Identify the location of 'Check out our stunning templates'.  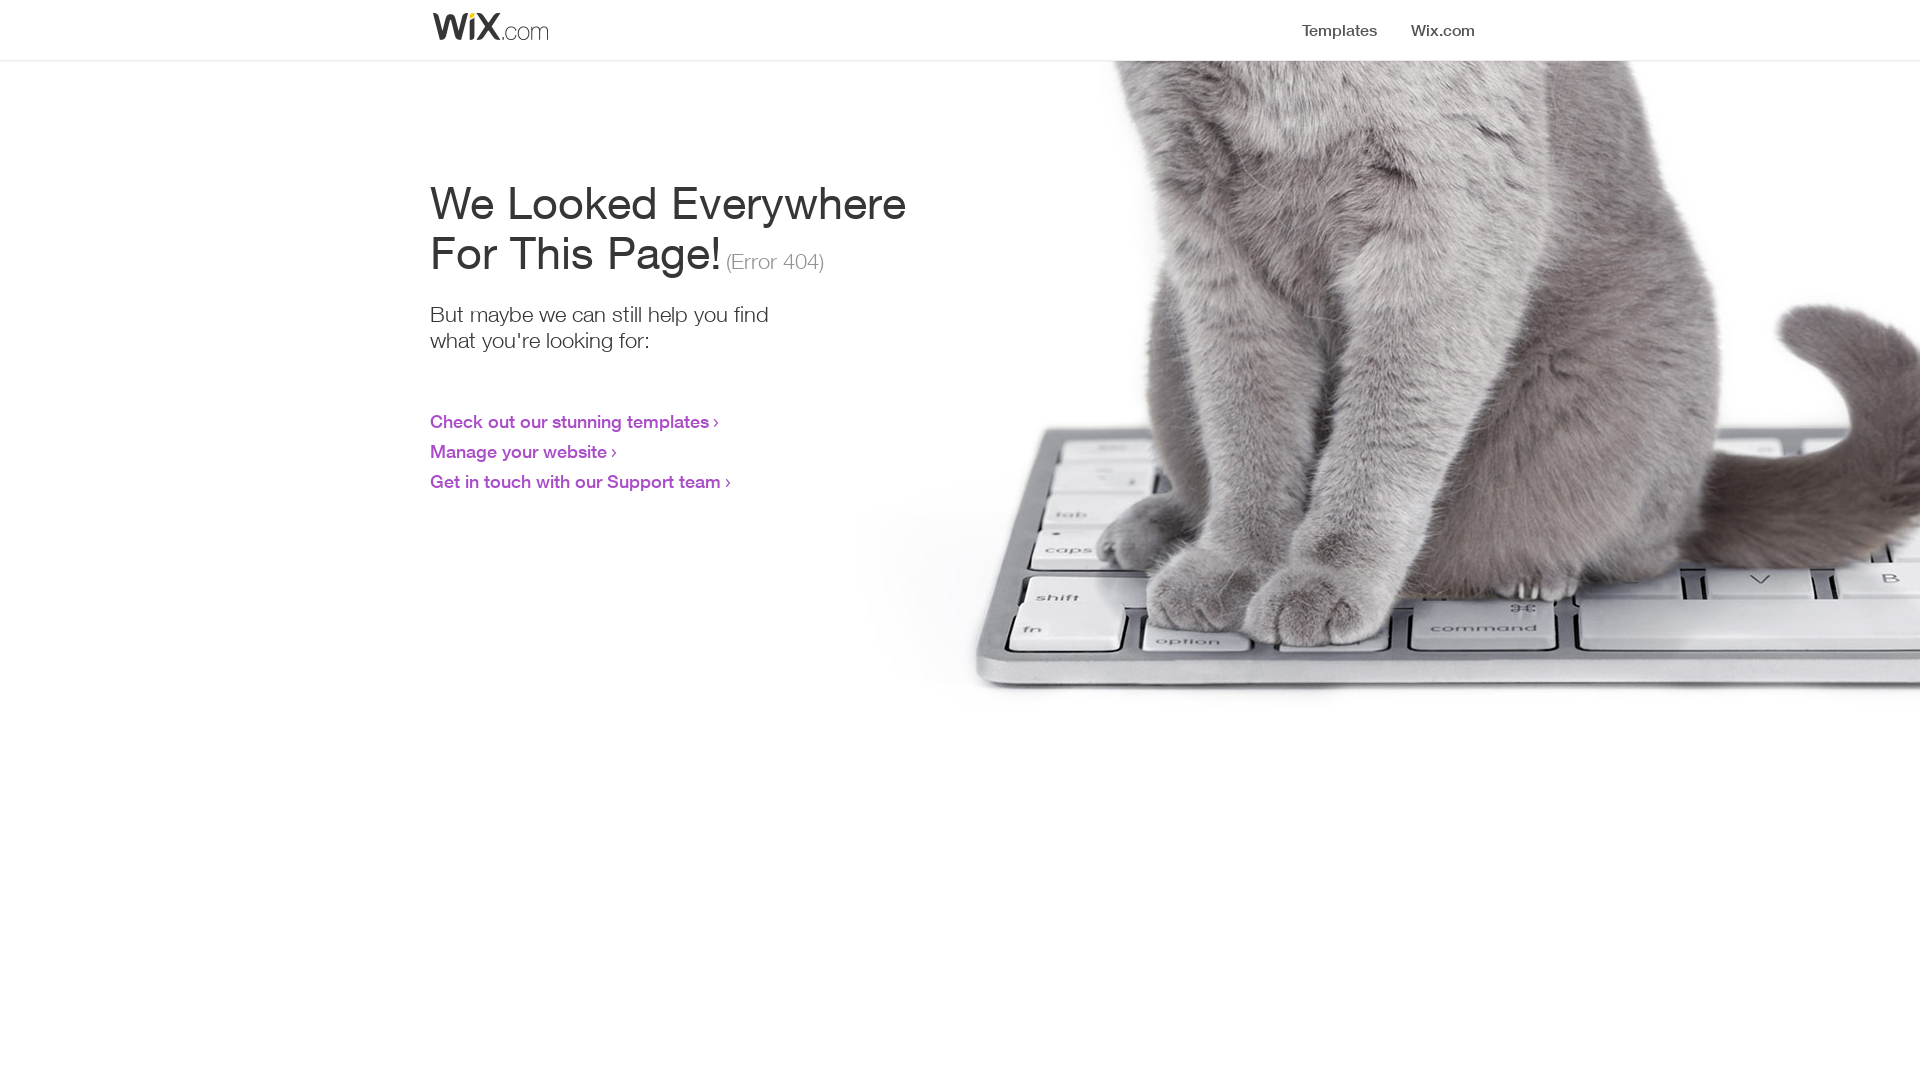
(568, 419).